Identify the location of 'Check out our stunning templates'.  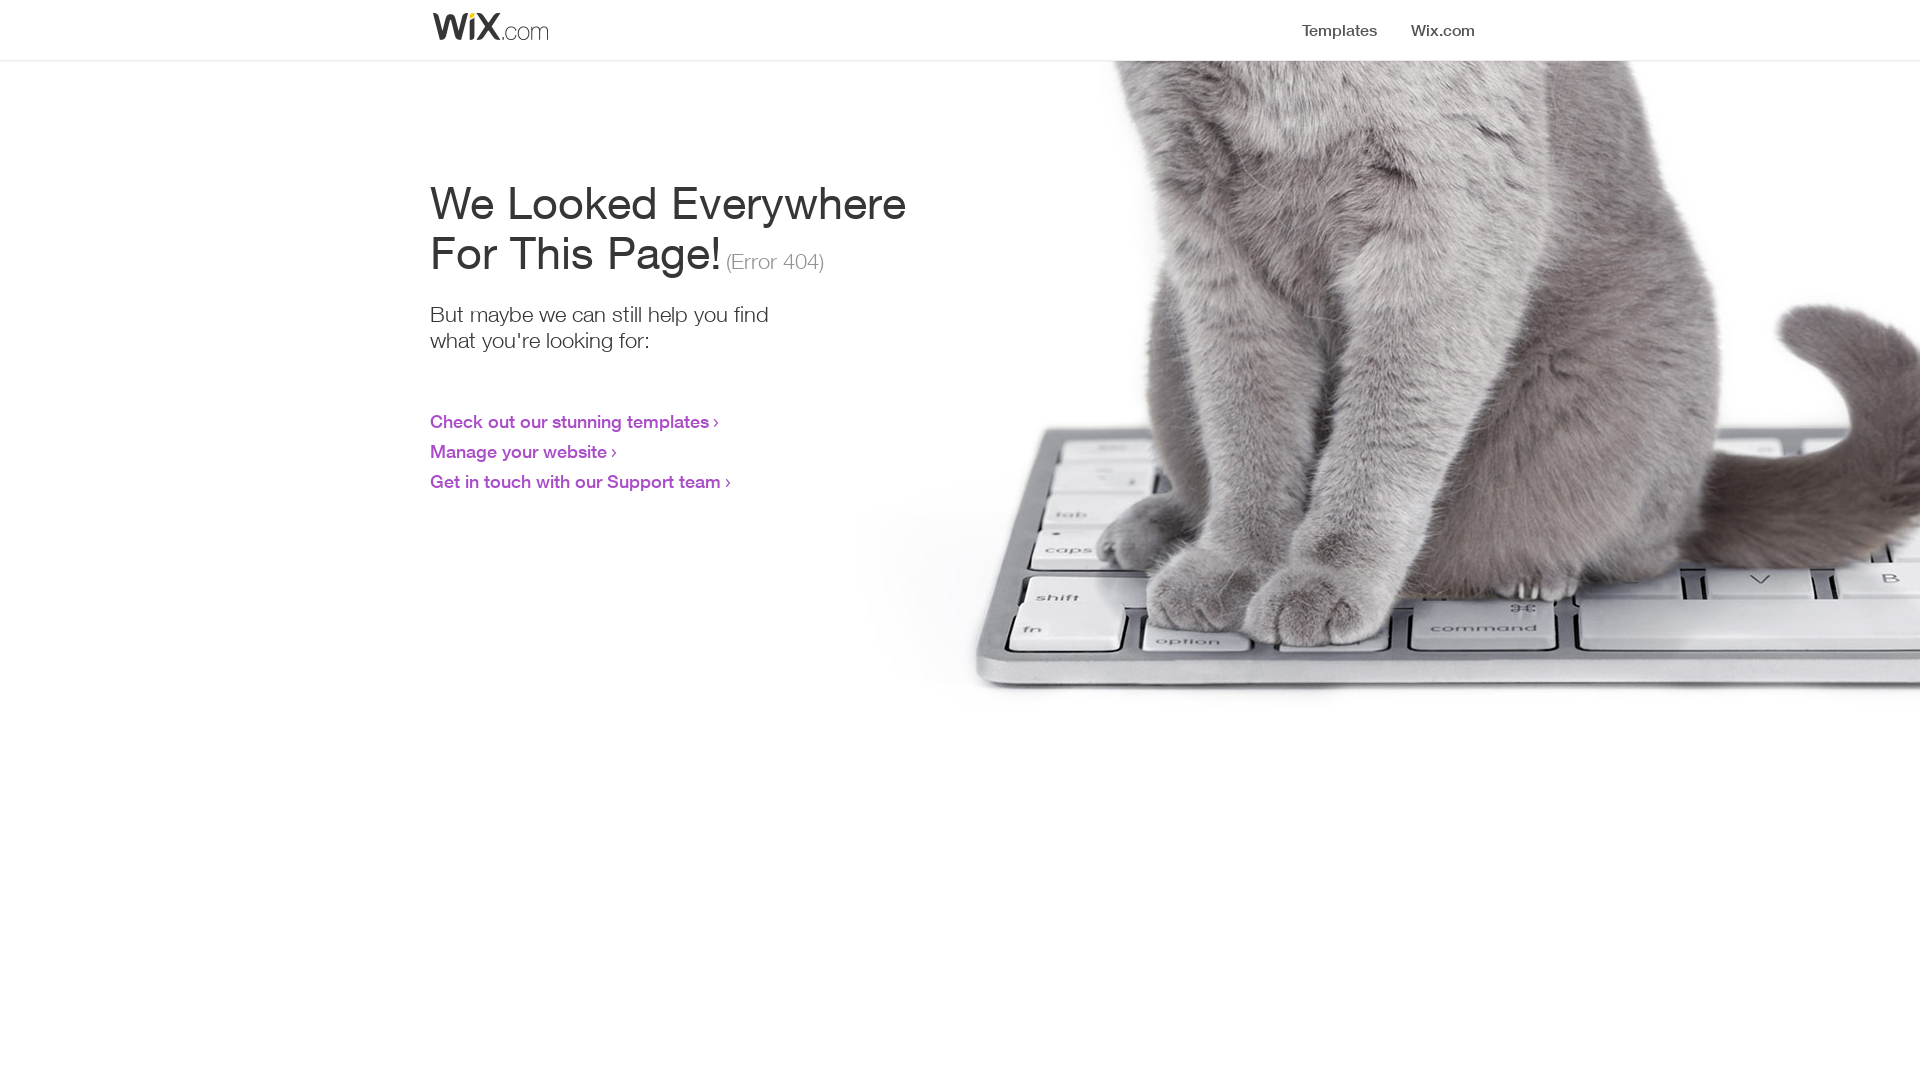
(568, 419).